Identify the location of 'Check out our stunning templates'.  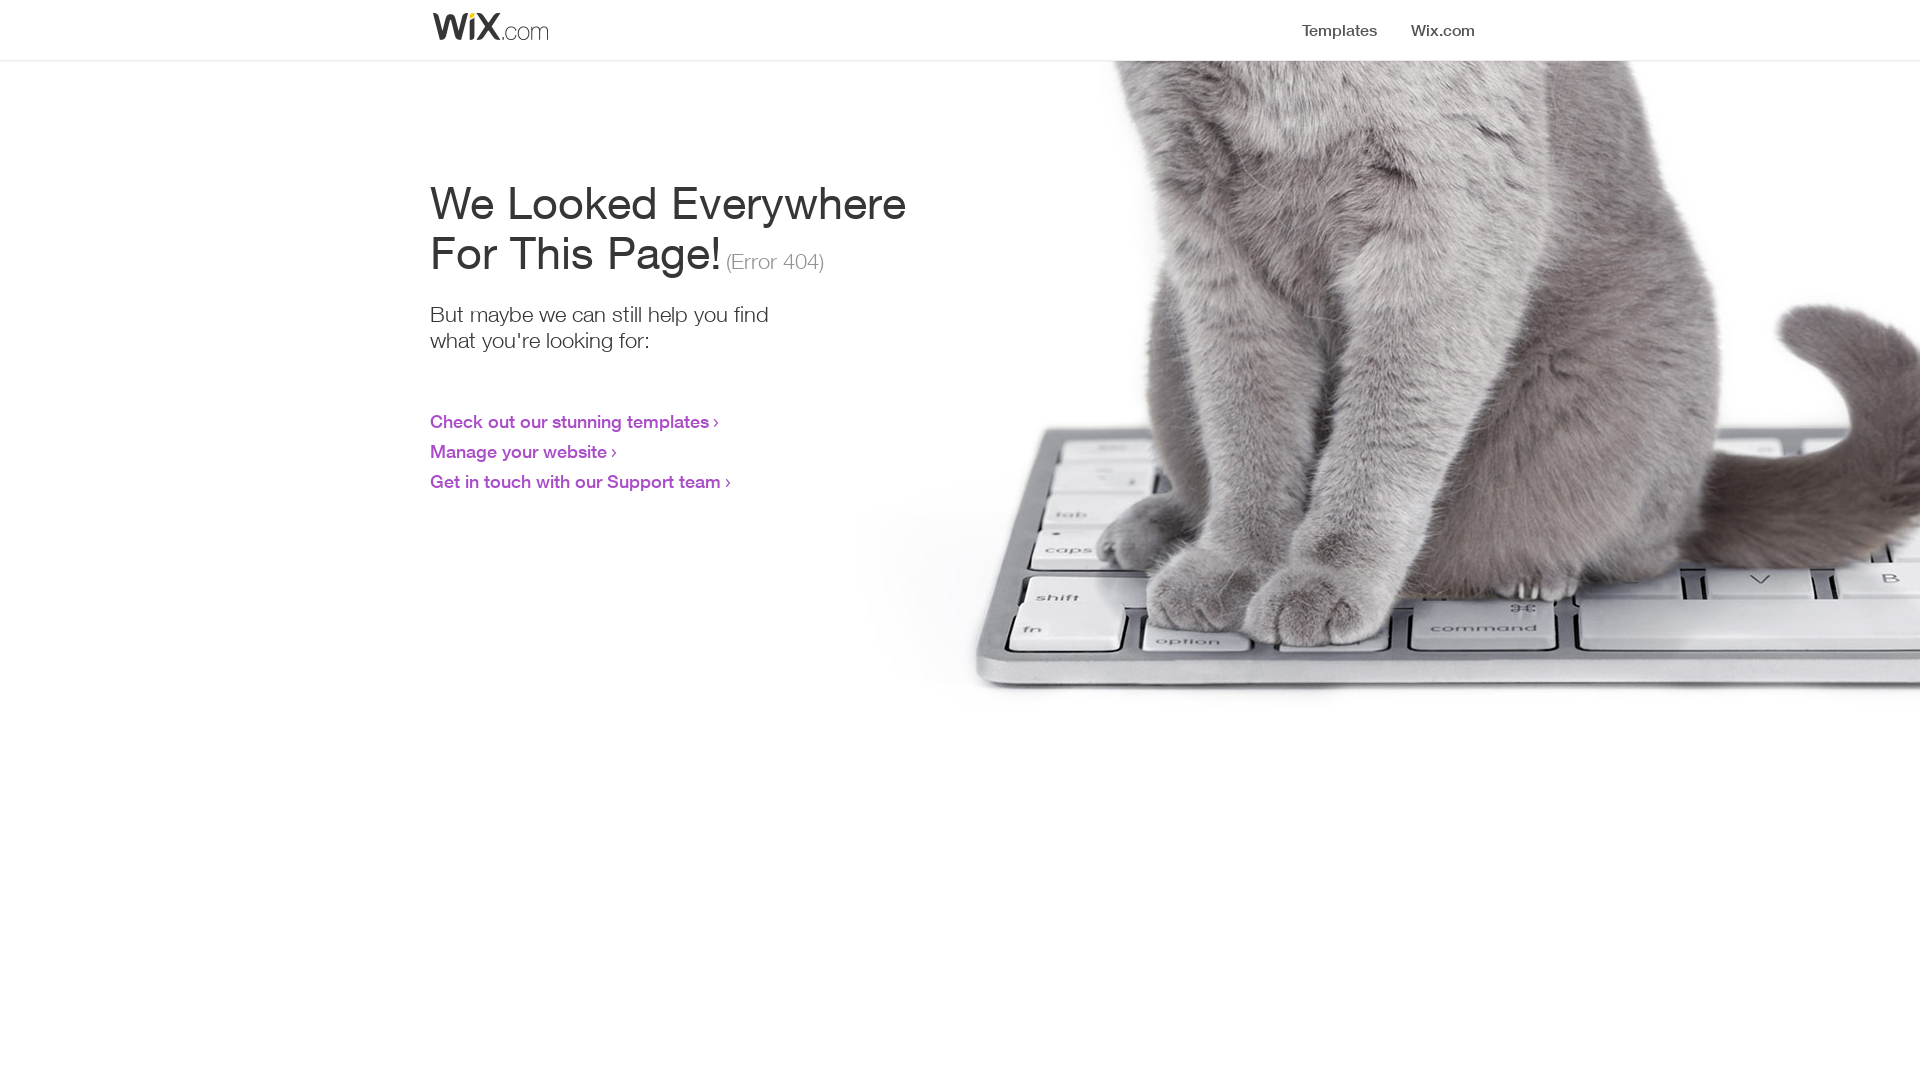
(568, 419).